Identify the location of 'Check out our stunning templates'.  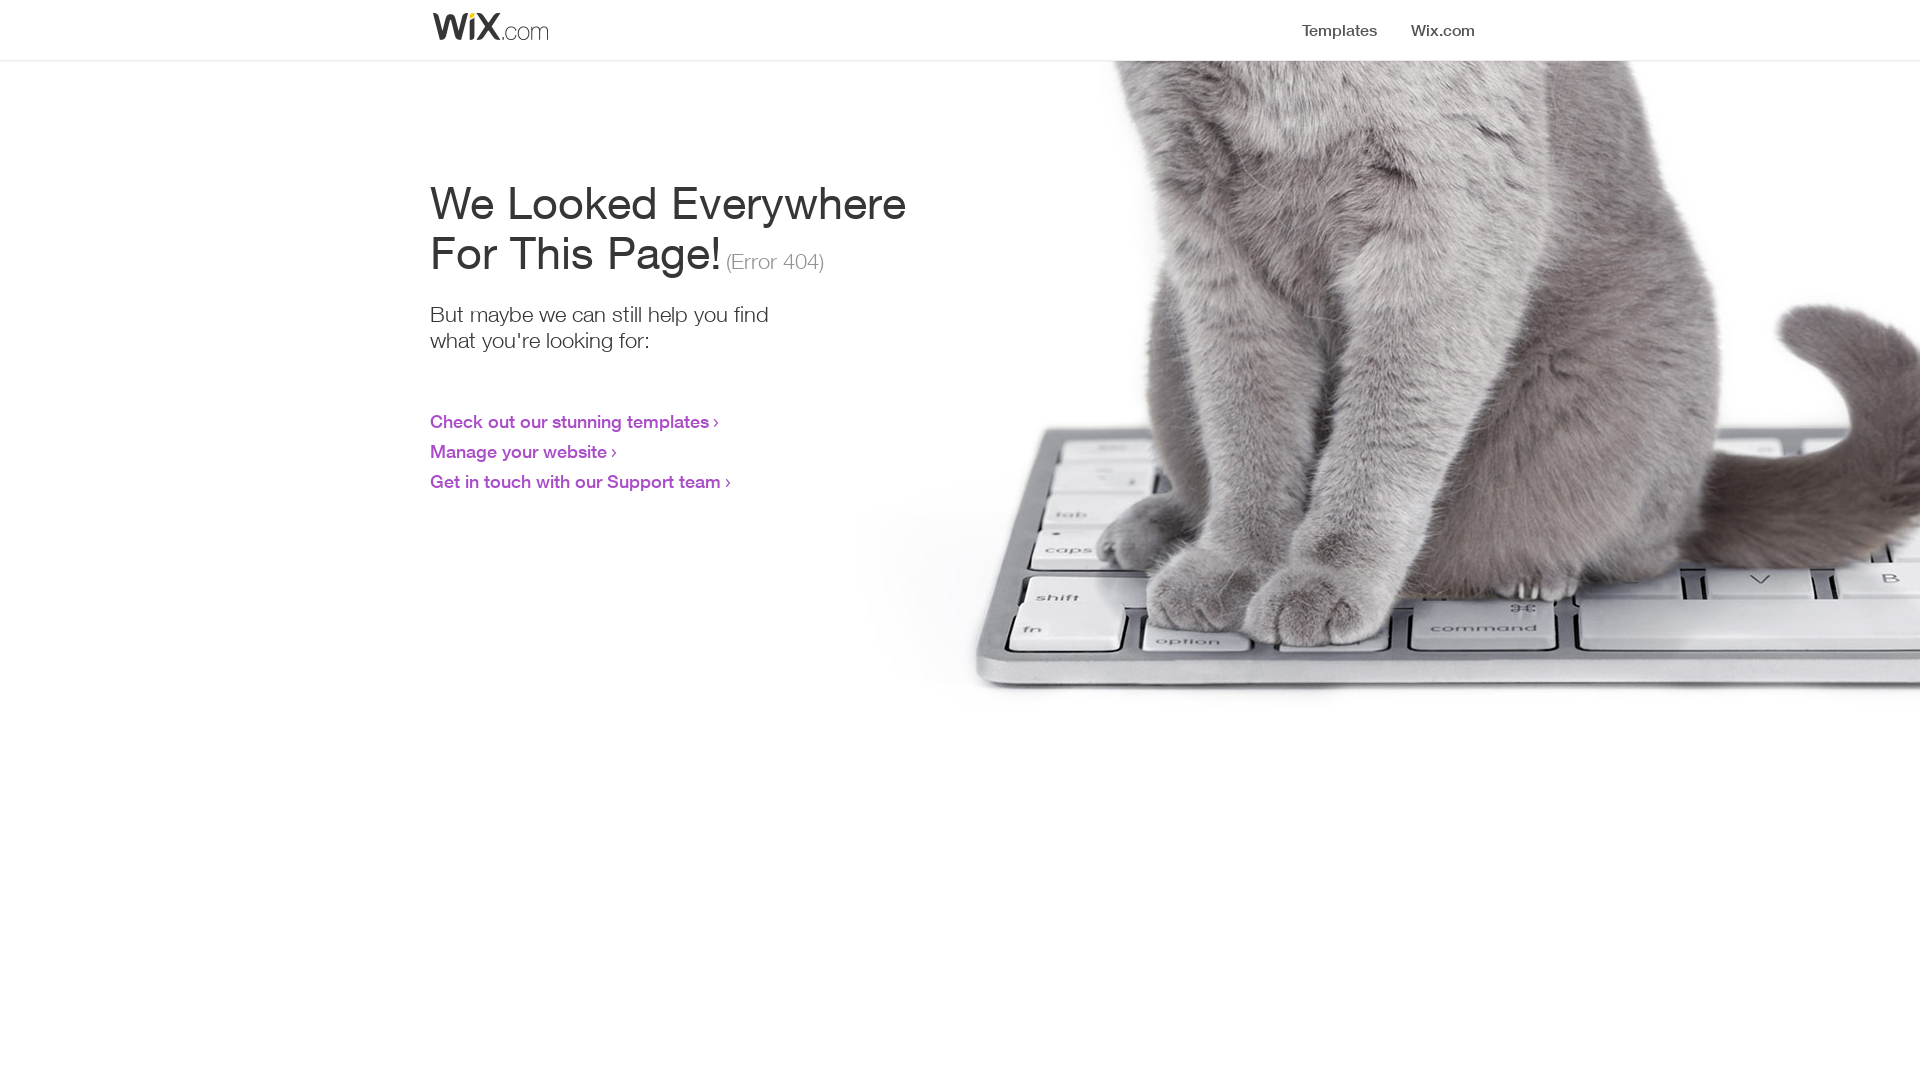
(568, 419).